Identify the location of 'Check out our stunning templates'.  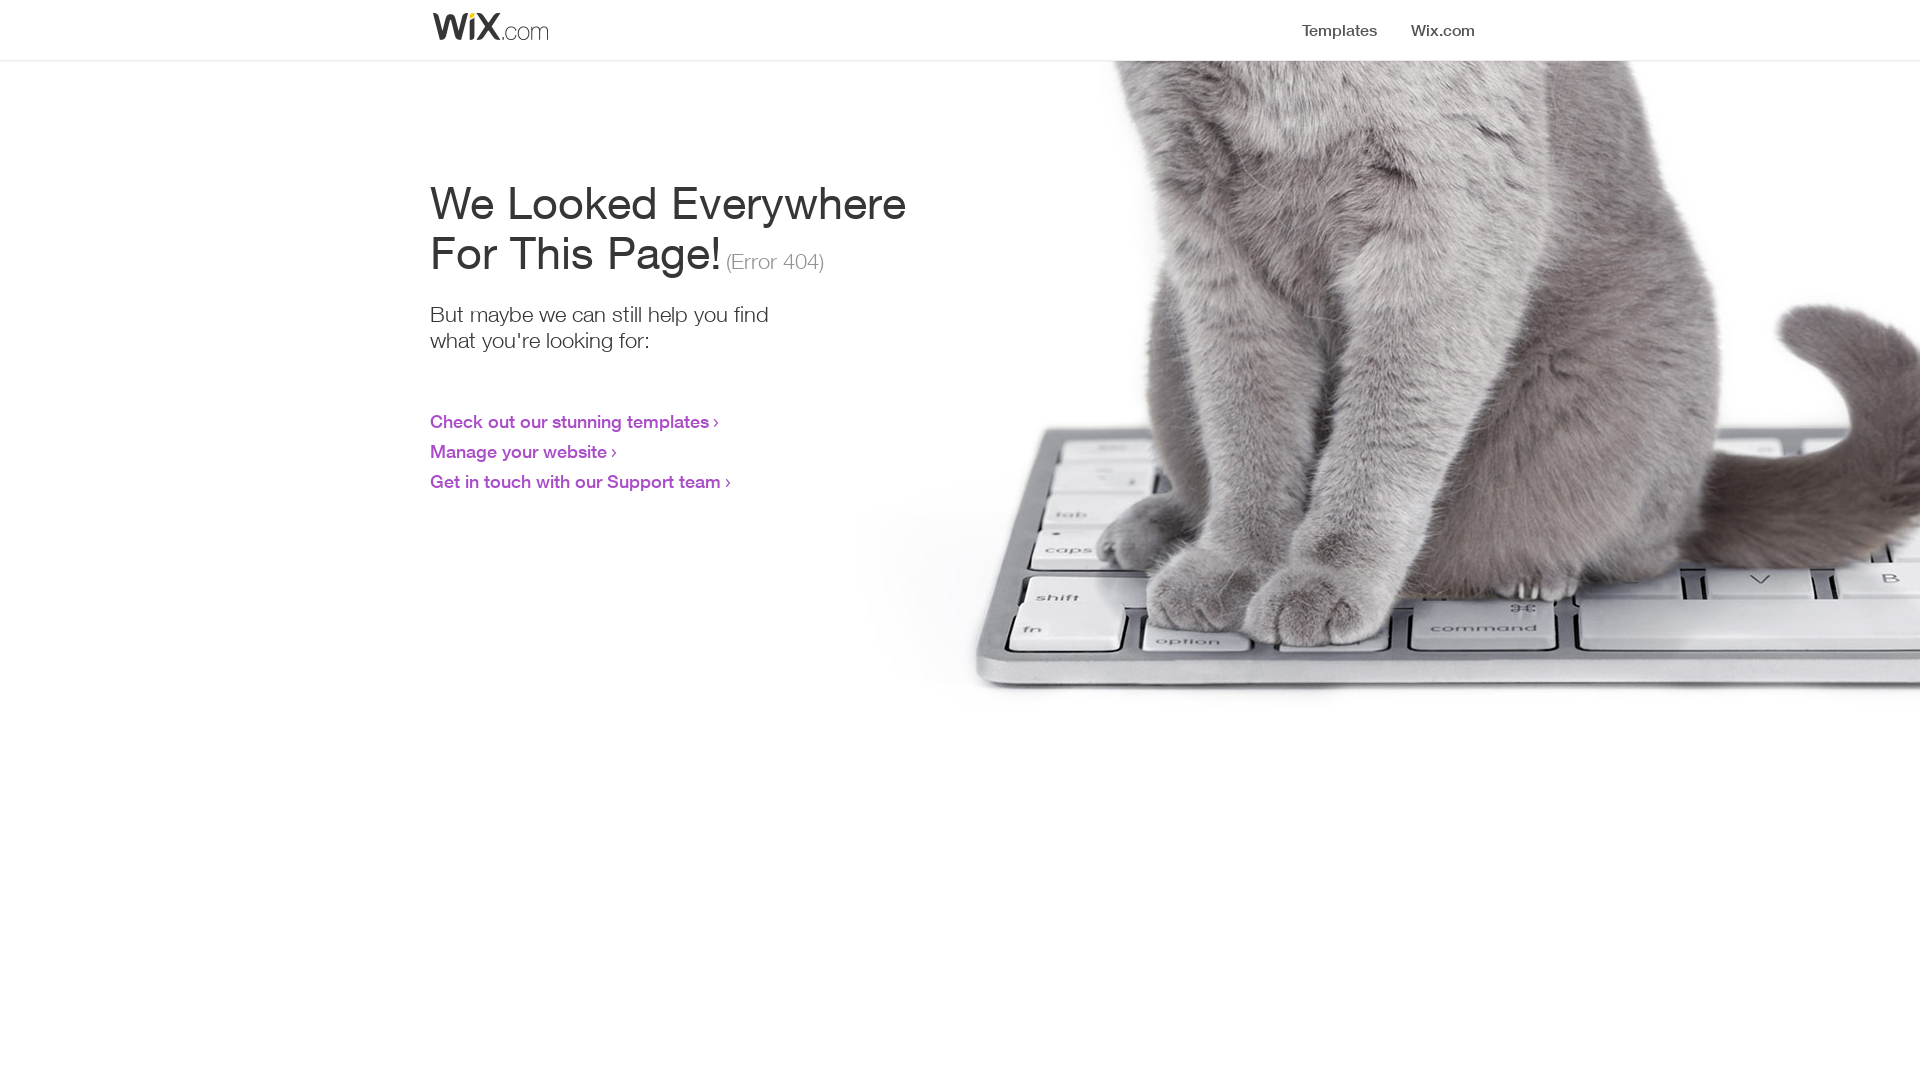
(568, 419).